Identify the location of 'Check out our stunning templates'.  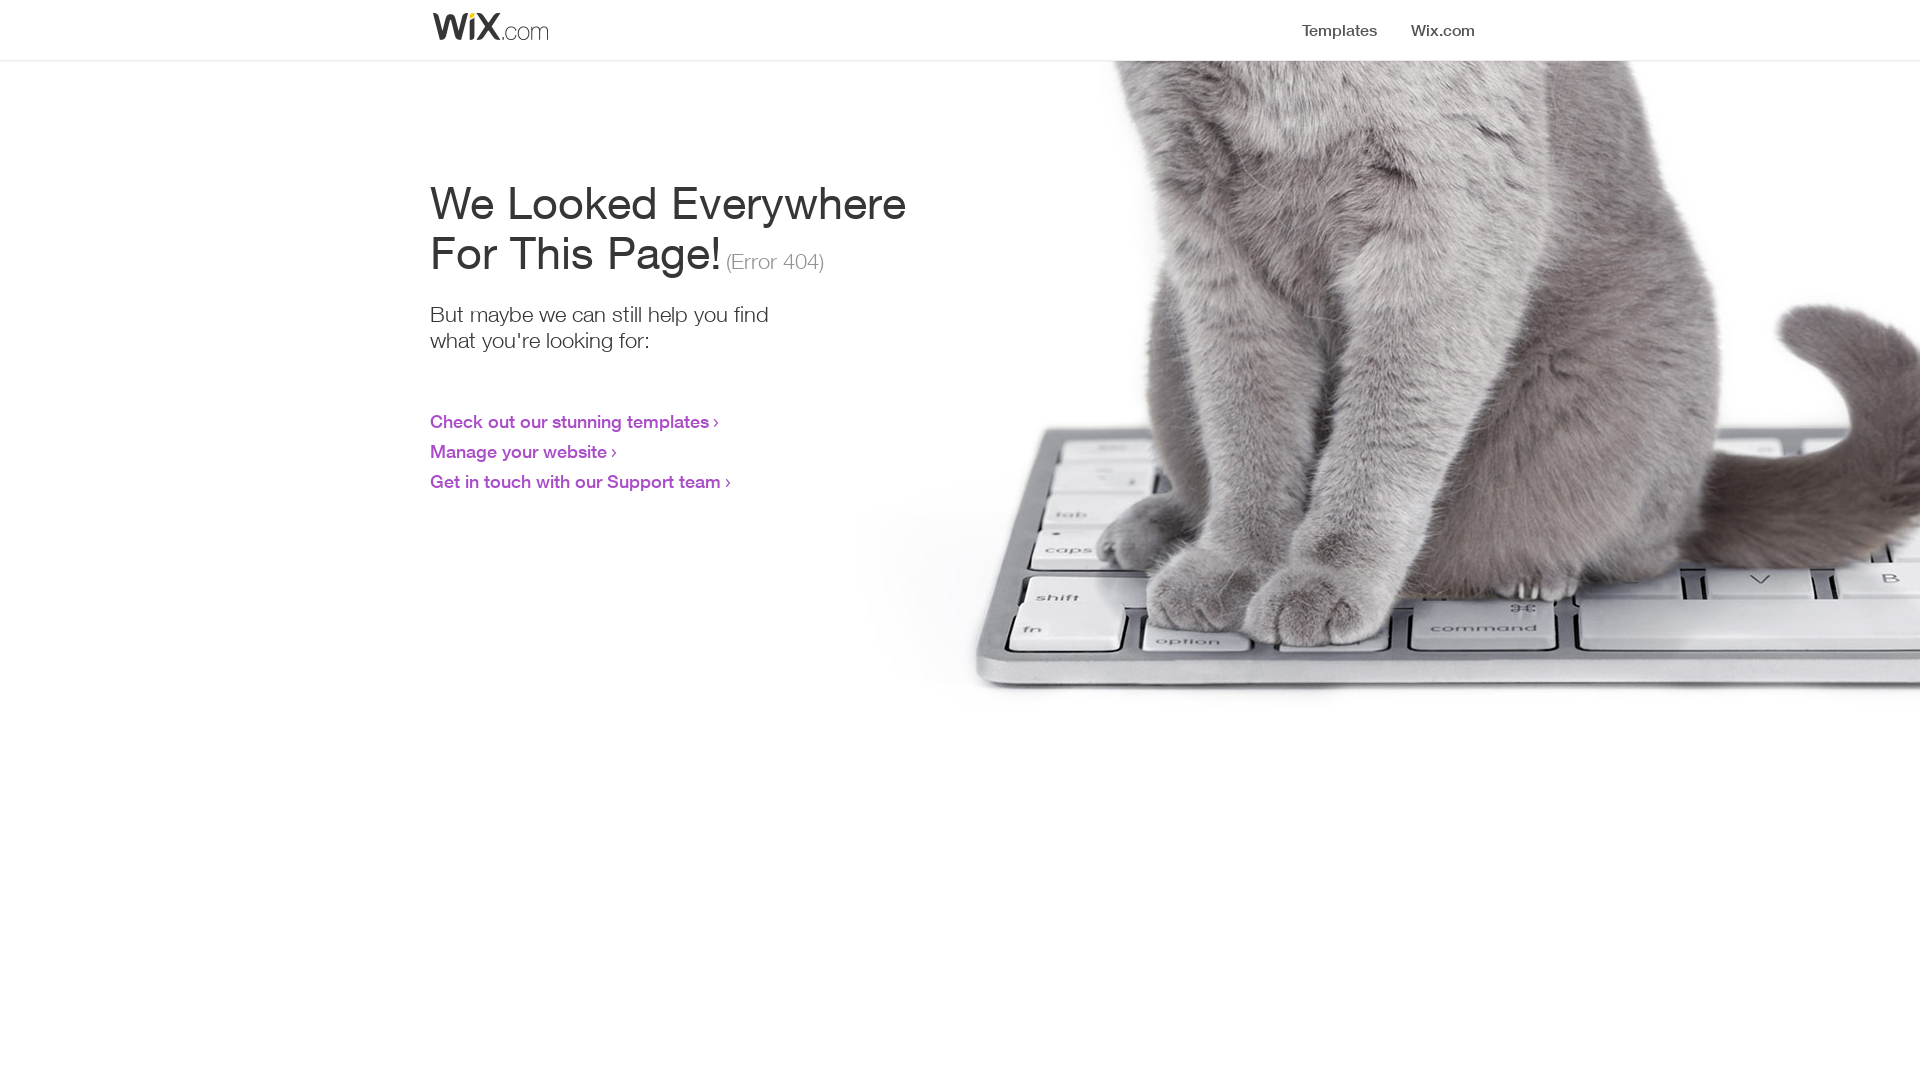
(568, 419).